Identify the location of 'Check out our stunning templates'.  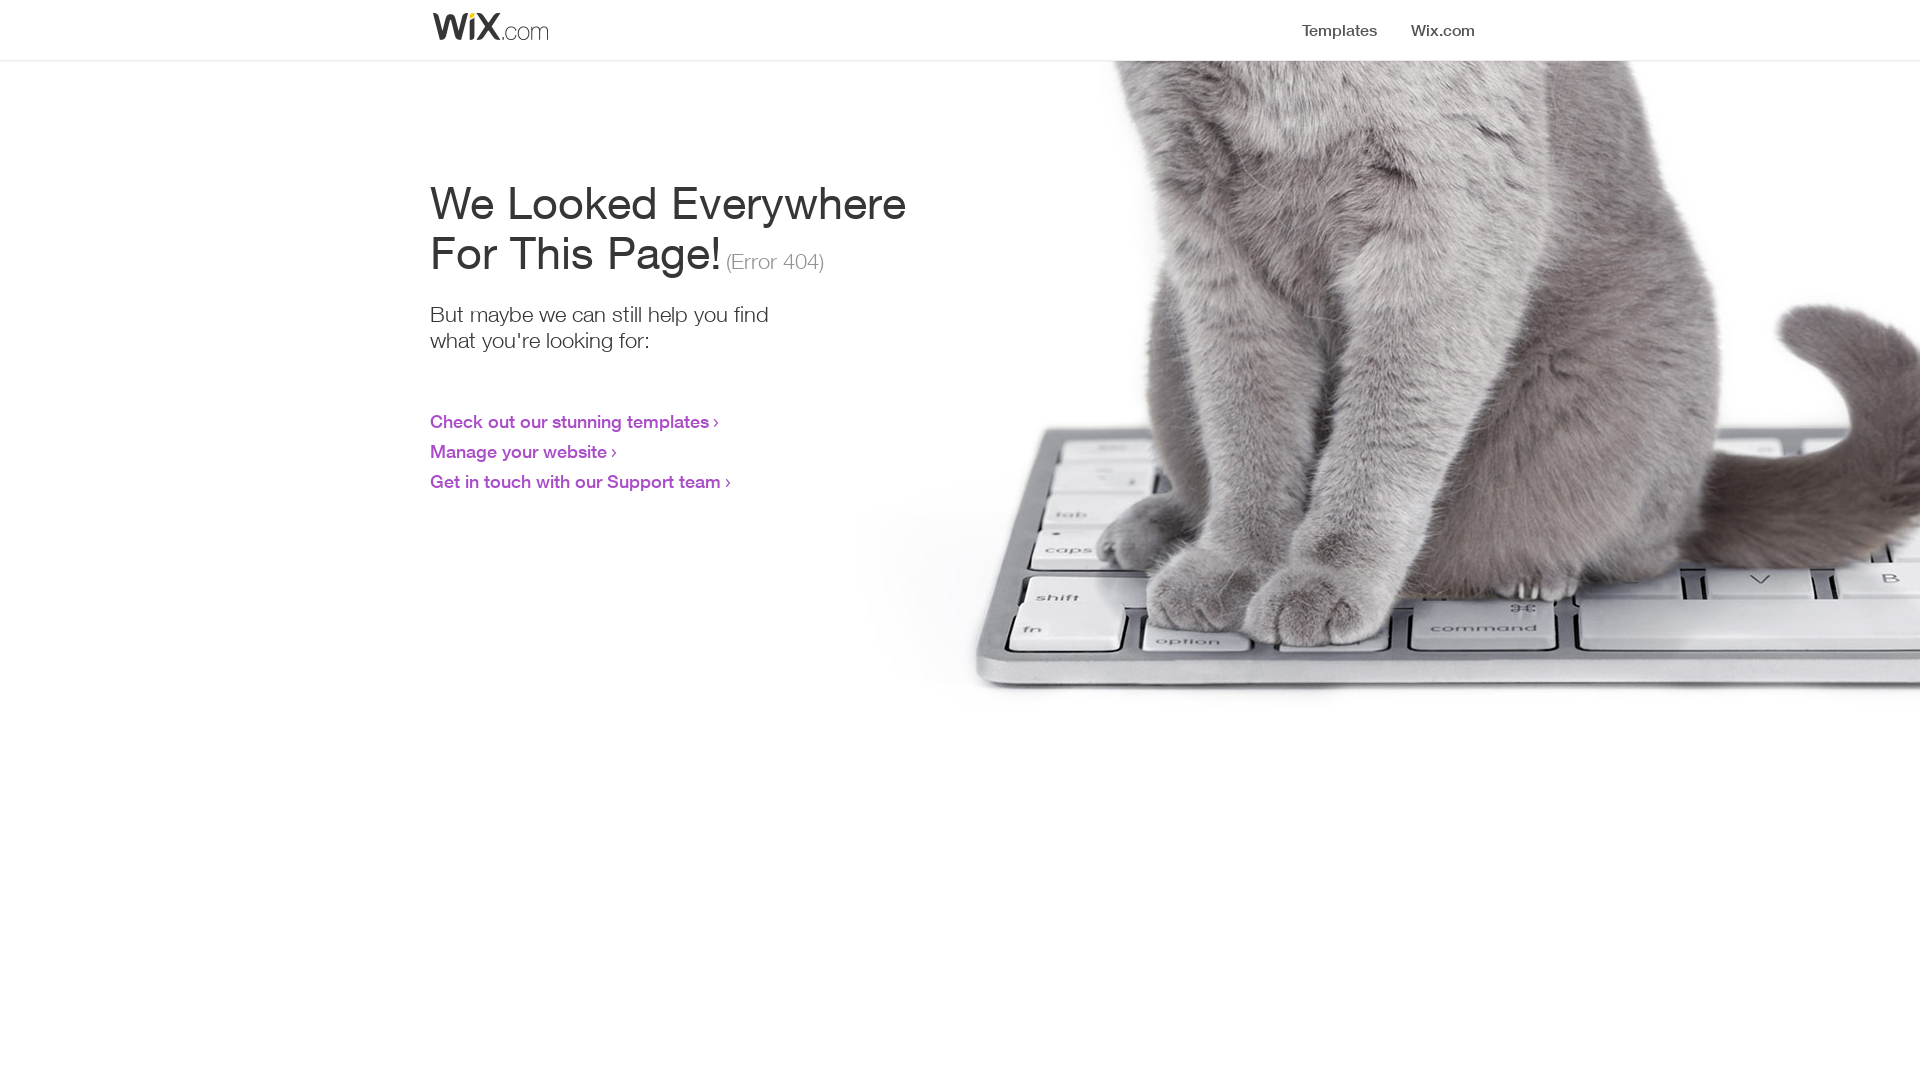
(568, 419).